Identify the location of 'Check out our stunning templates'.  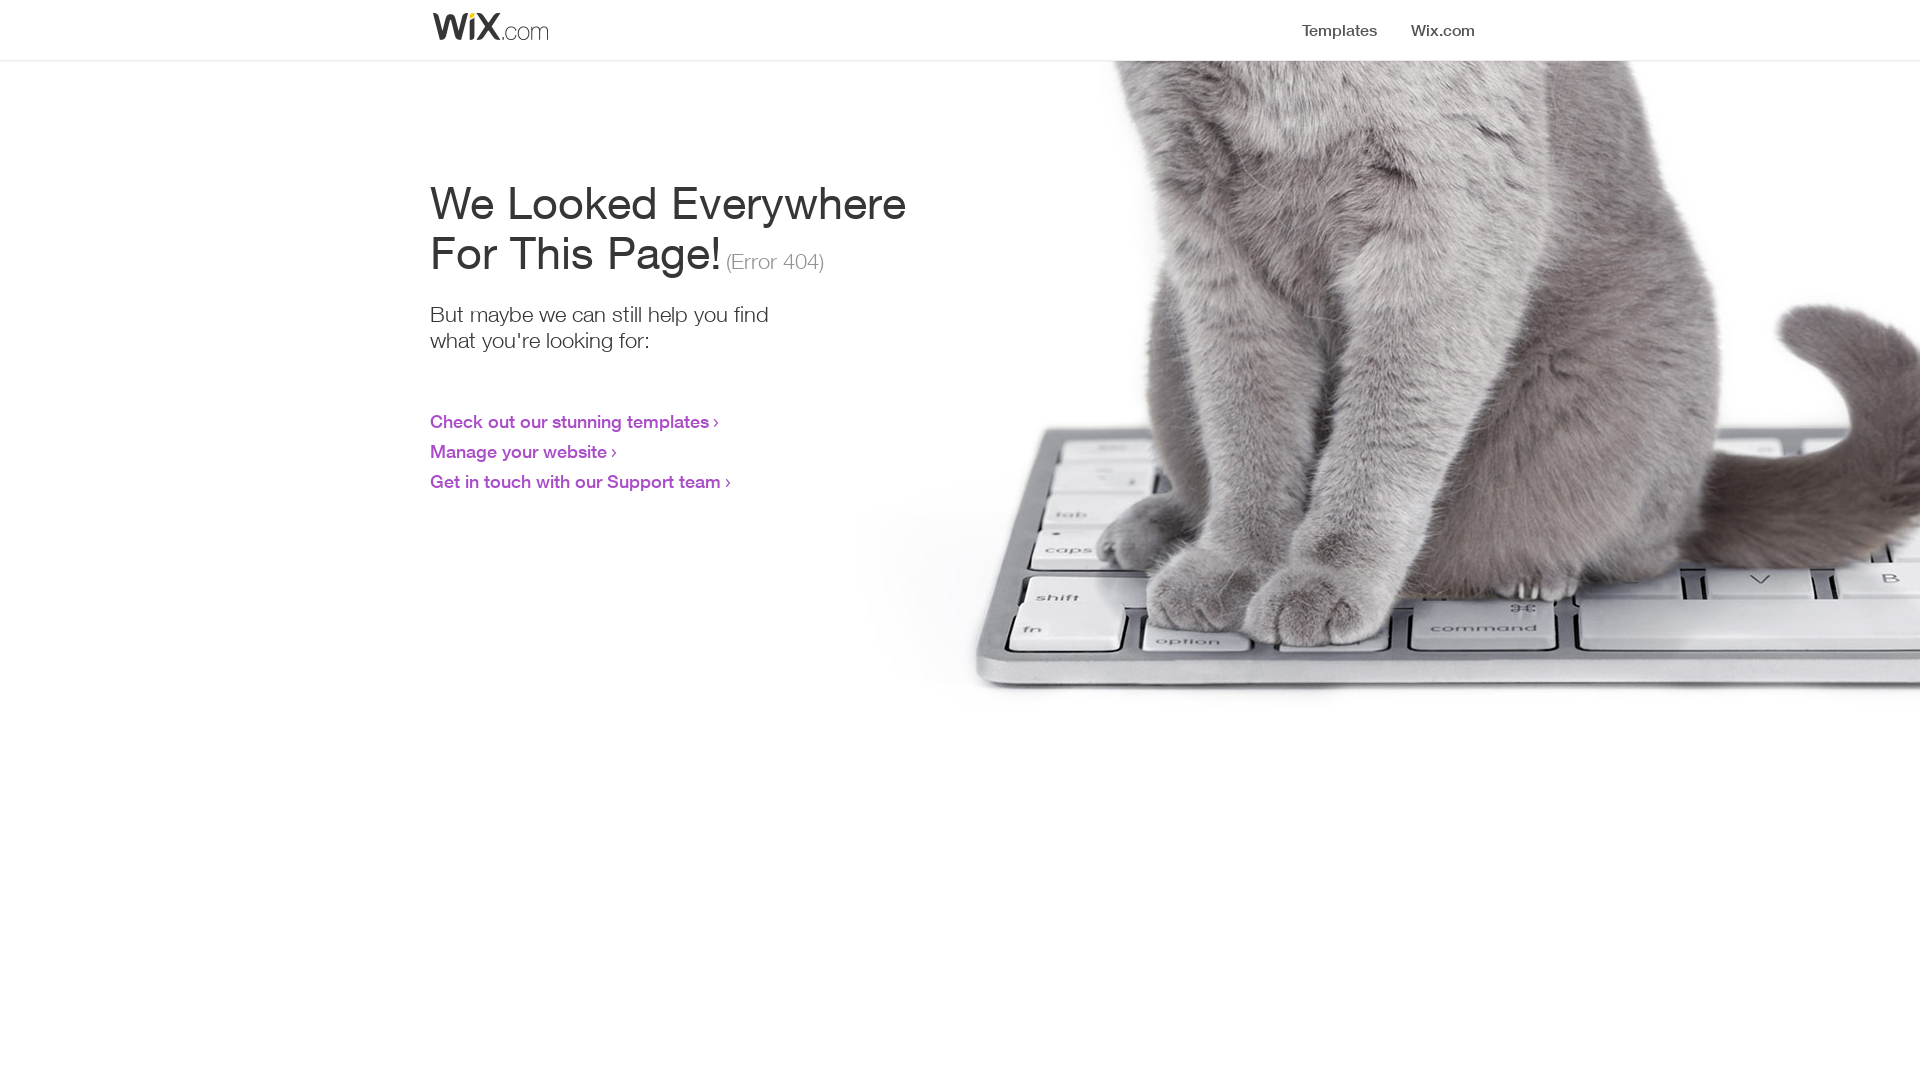
(568, 419).